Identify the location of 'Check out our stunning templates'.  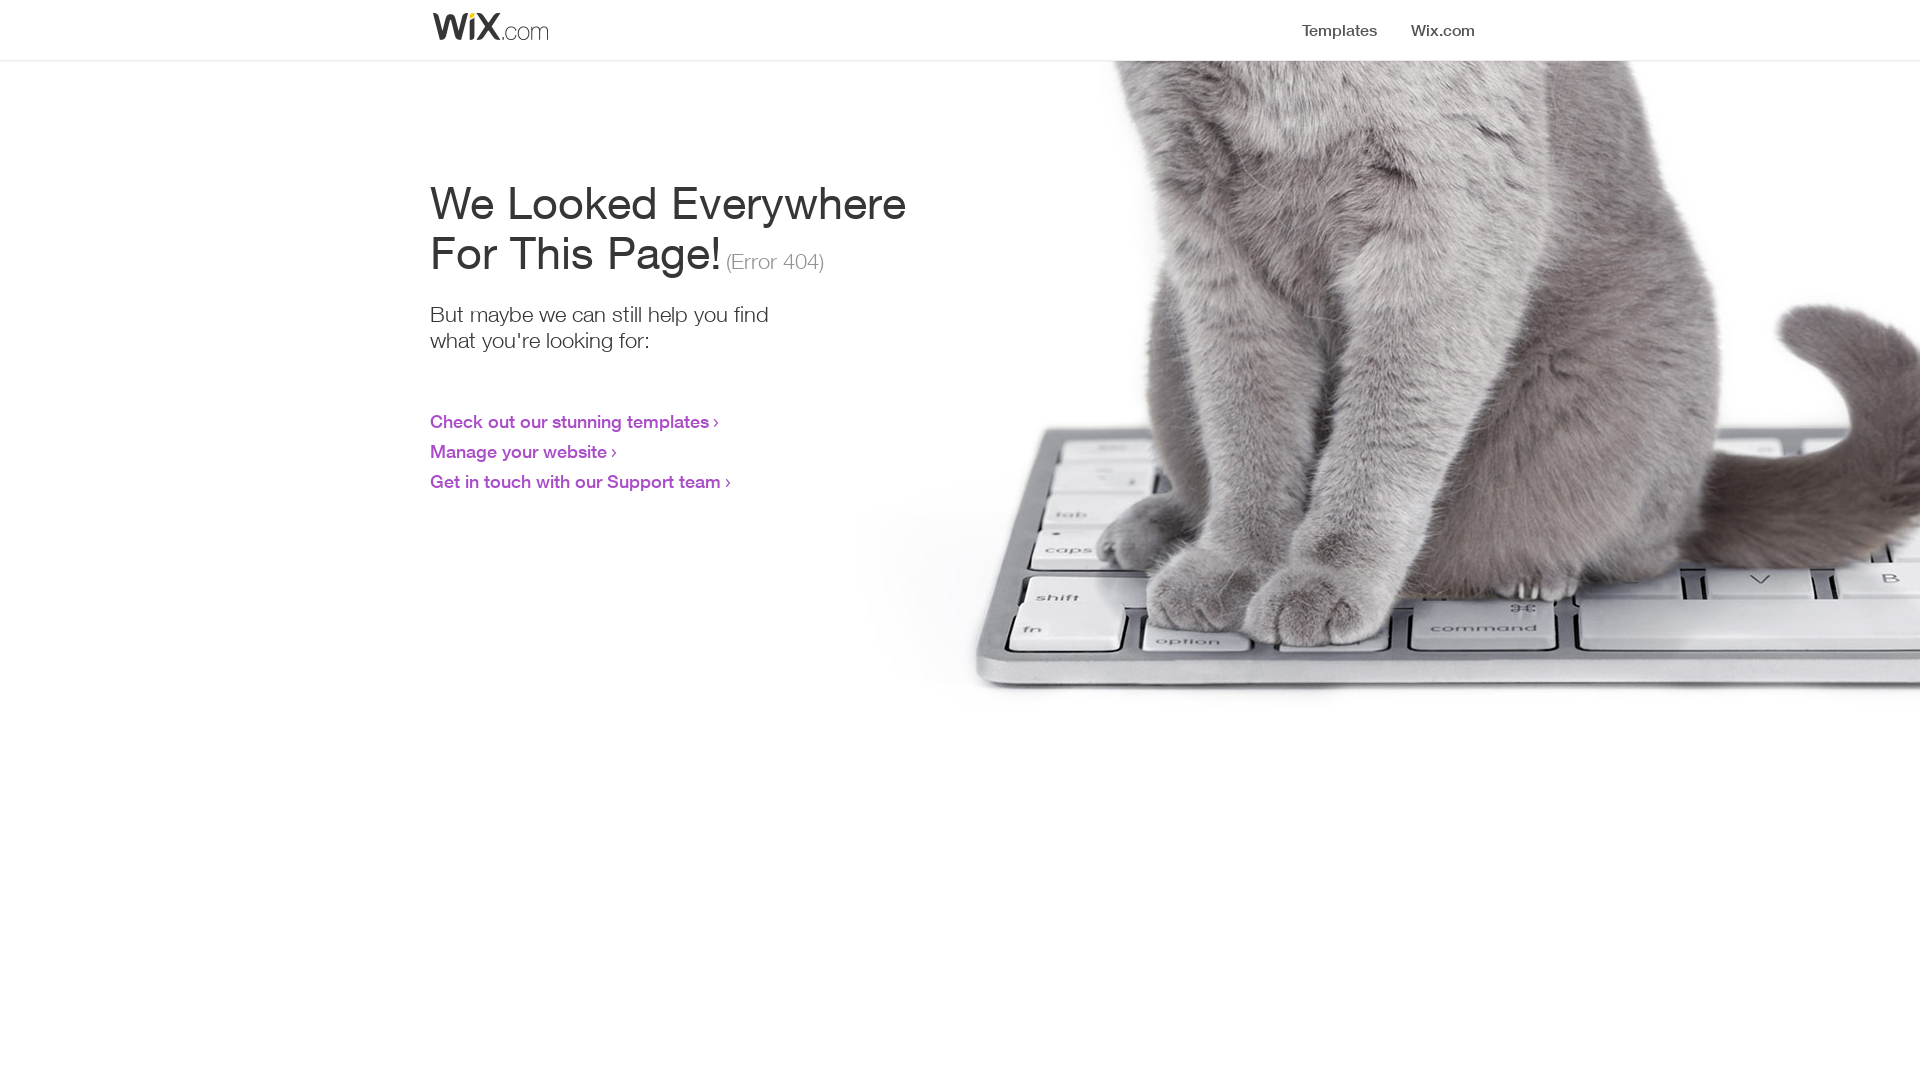
(568, 419).